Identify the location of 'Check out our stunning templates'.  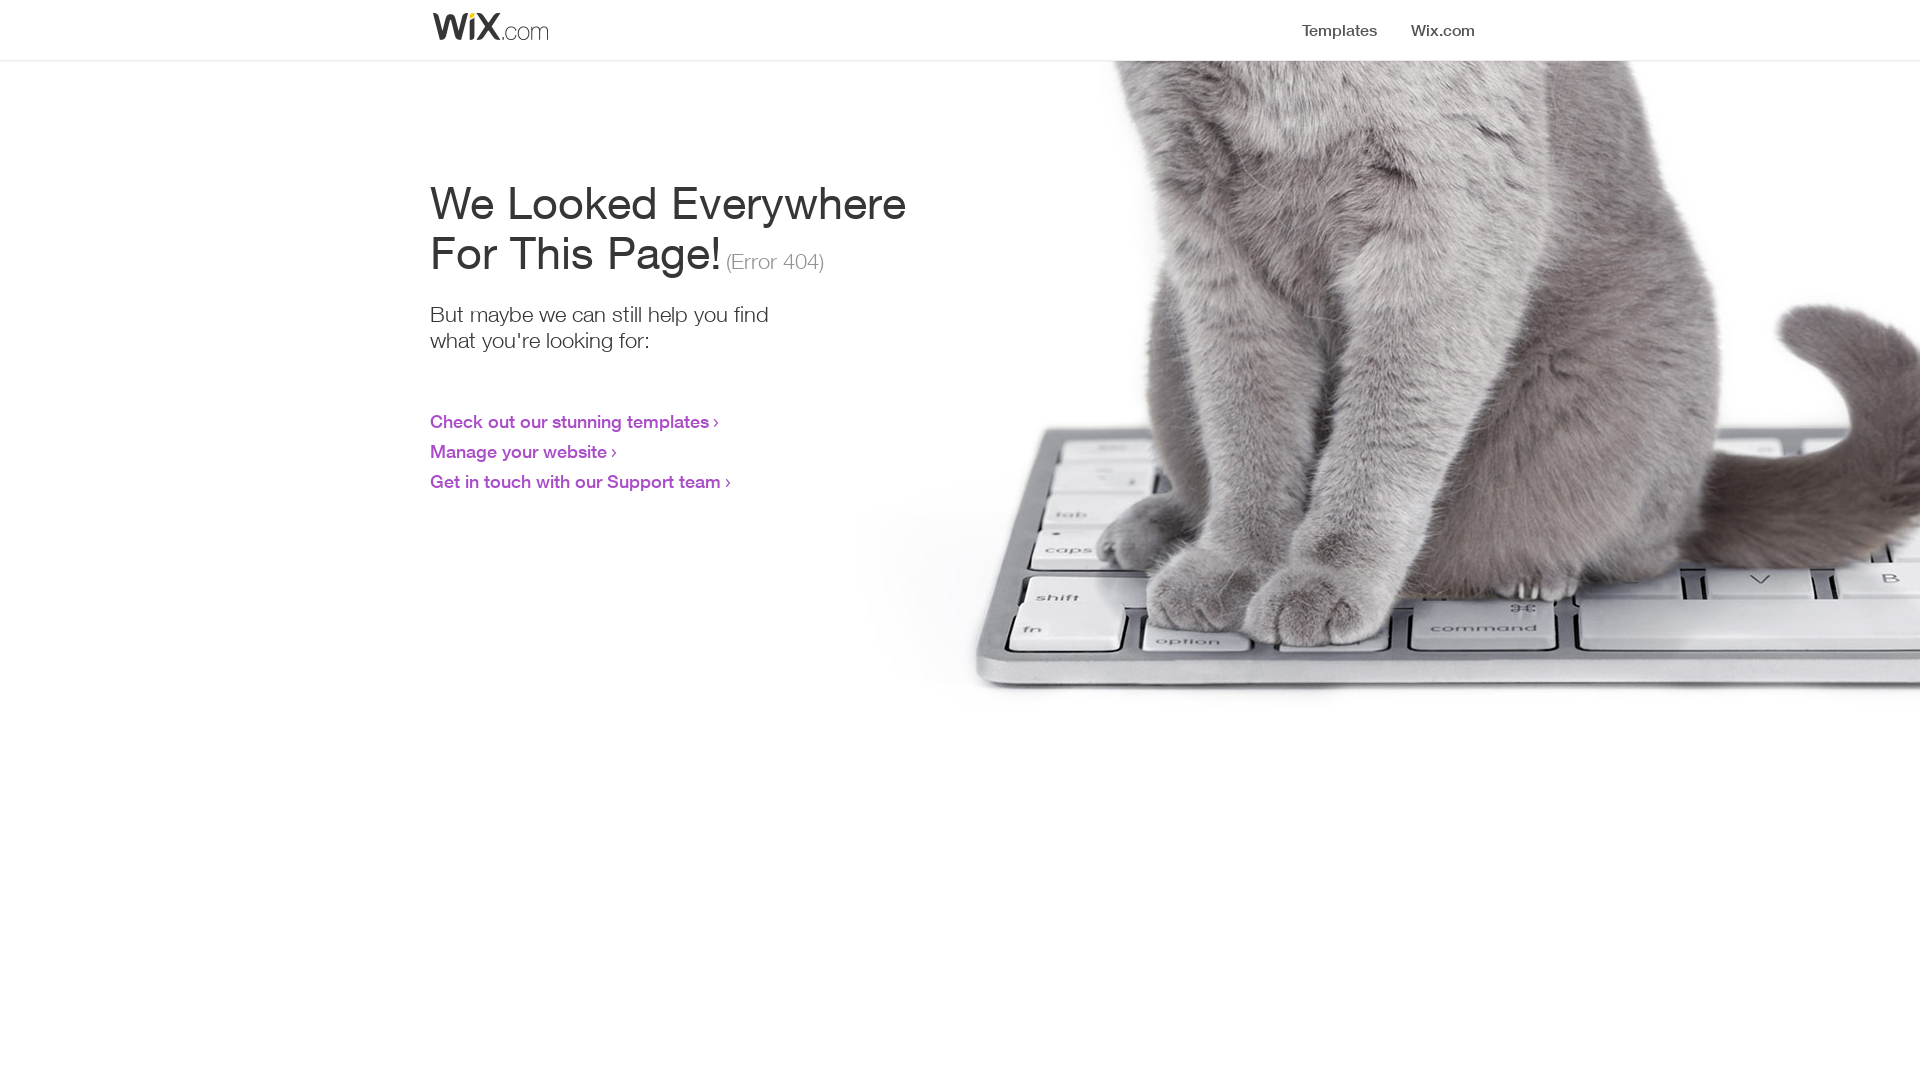
(568, 419).